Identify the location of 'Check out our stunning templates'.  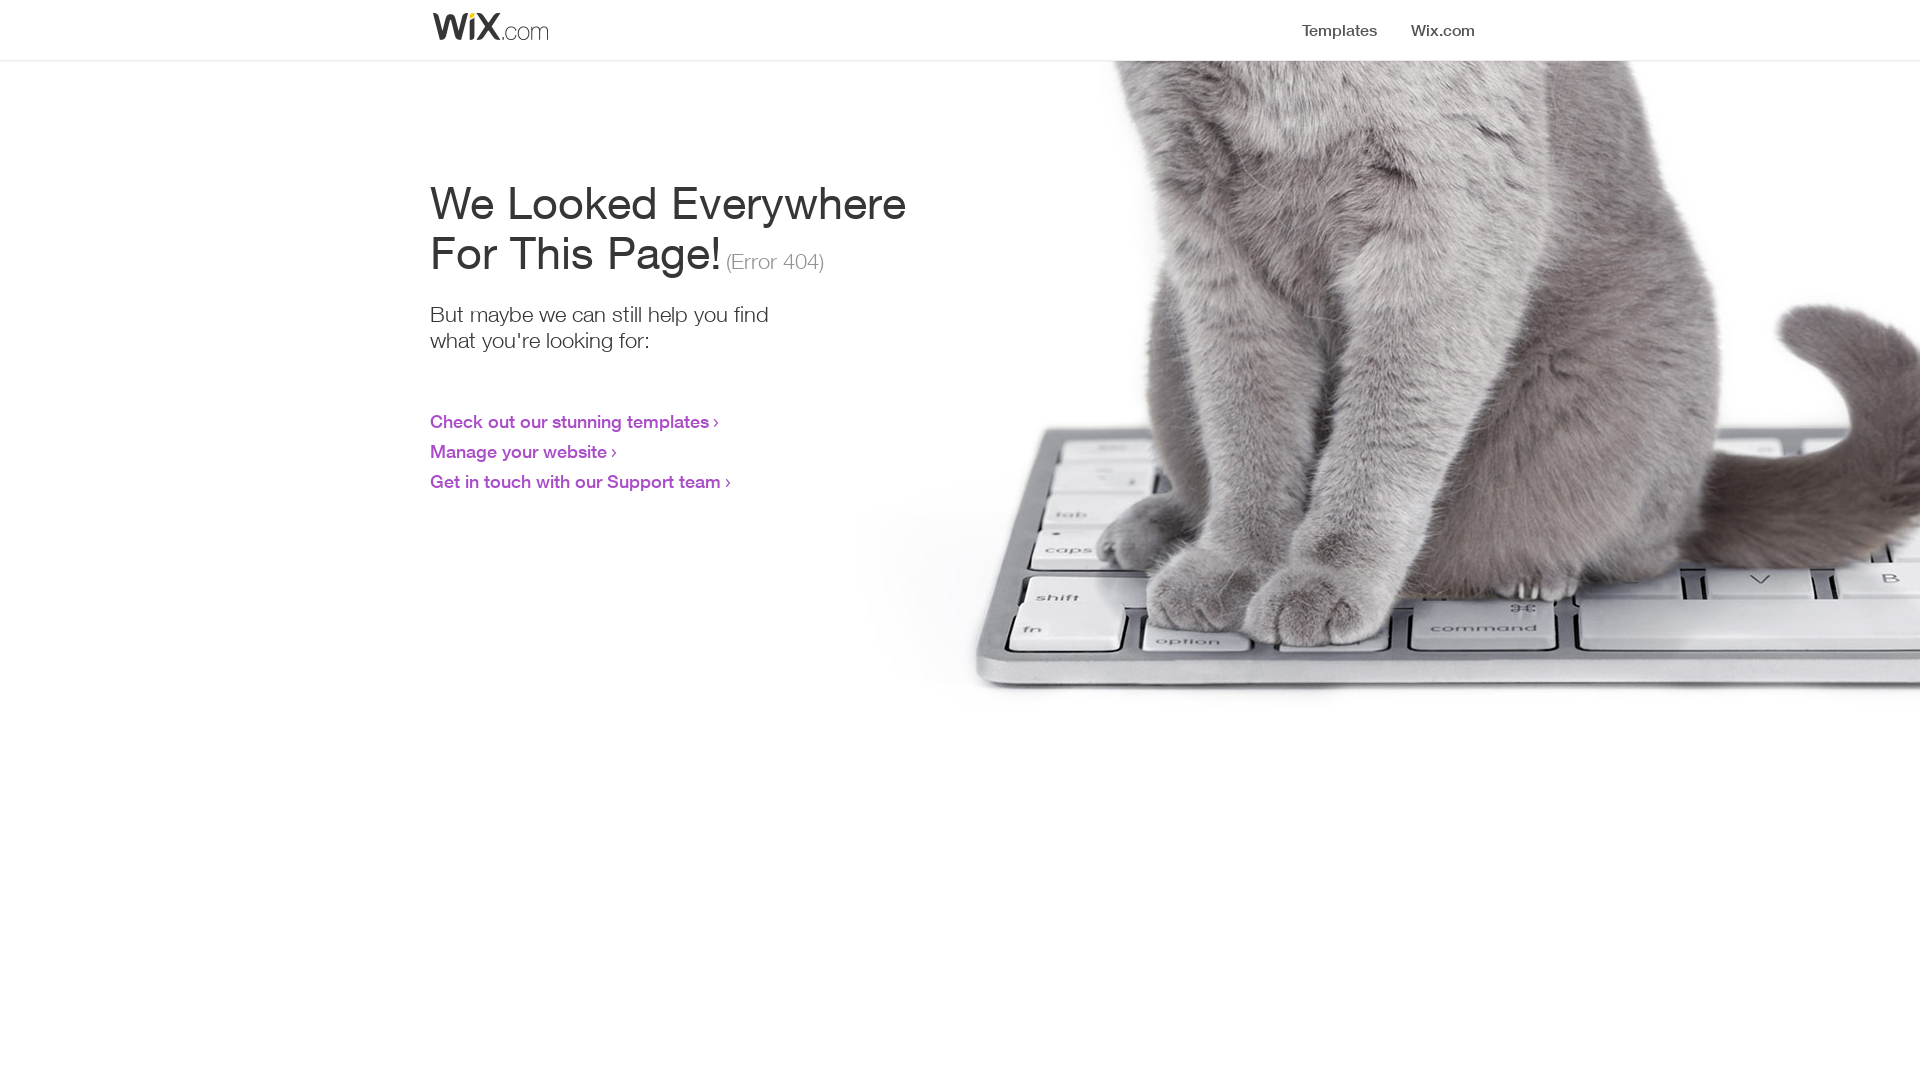
(568, 419).